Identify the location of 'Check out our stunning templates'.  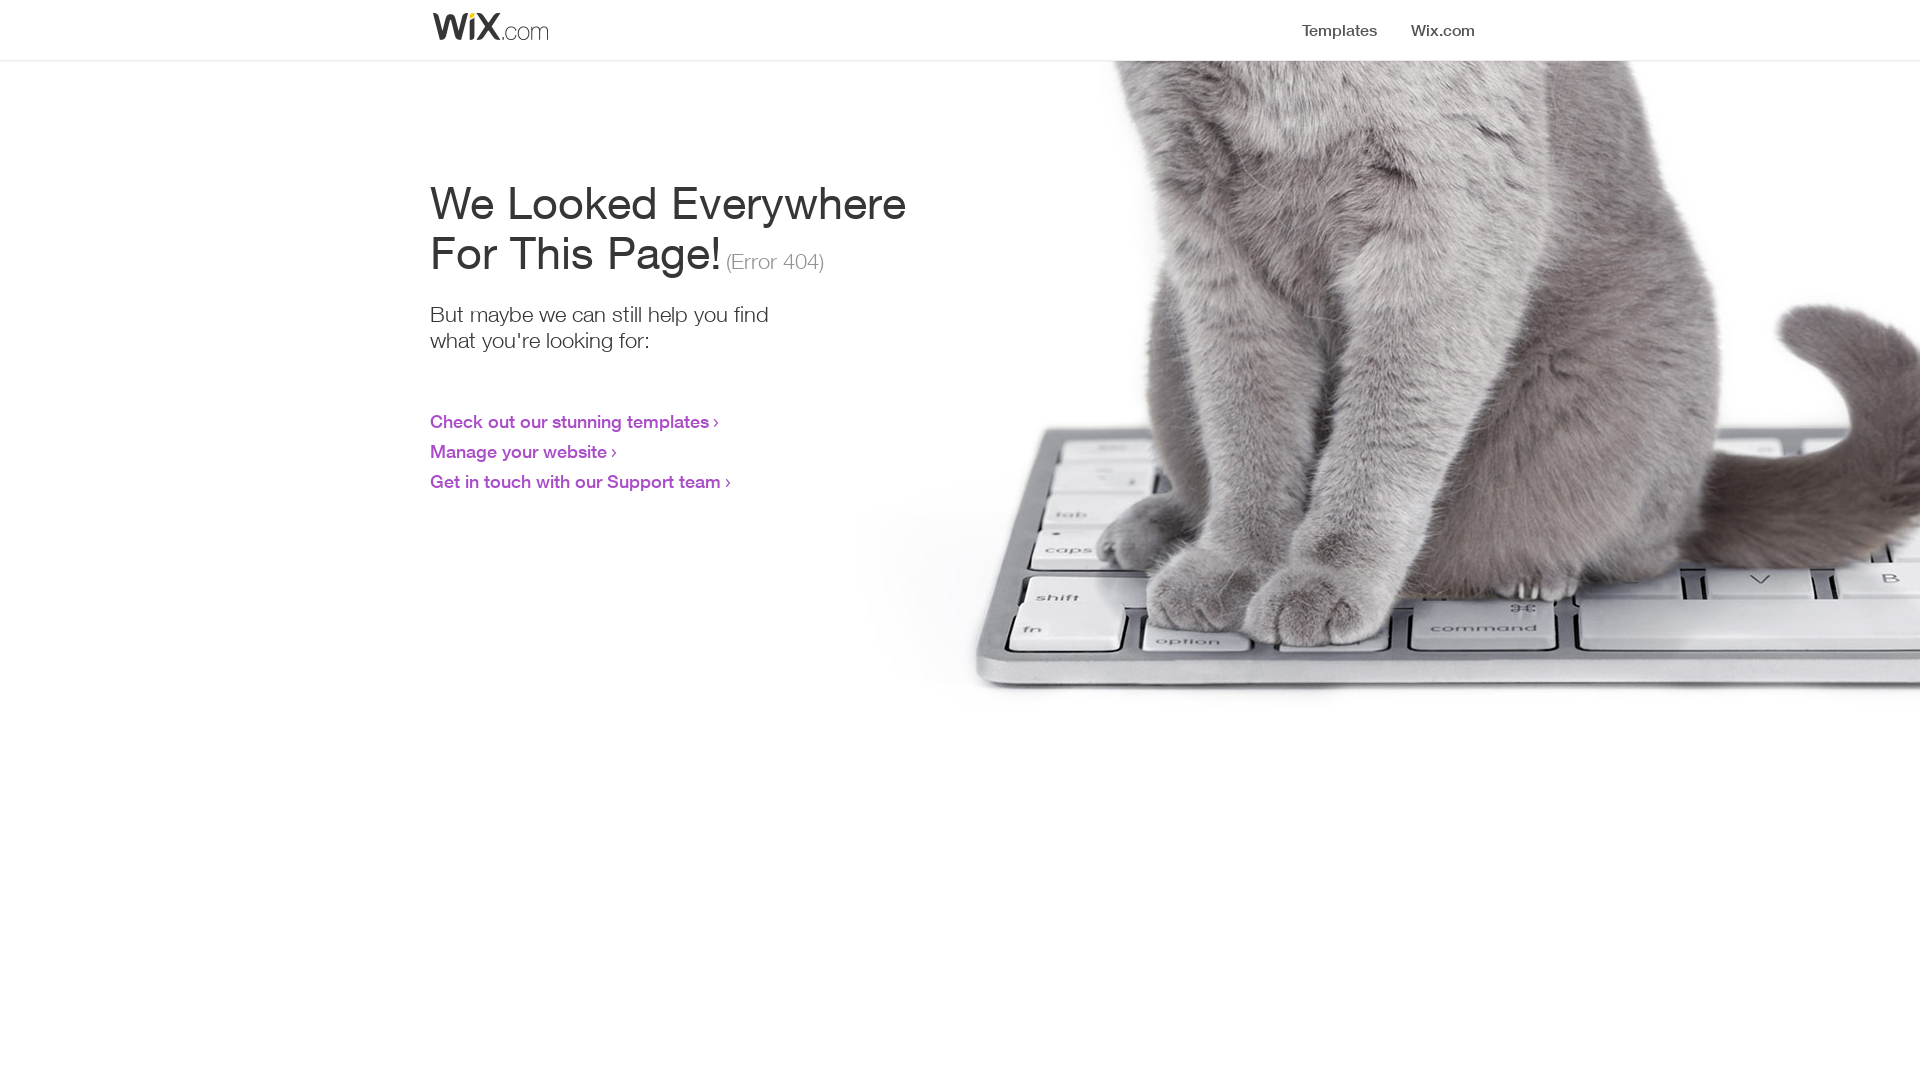
(568, 419).